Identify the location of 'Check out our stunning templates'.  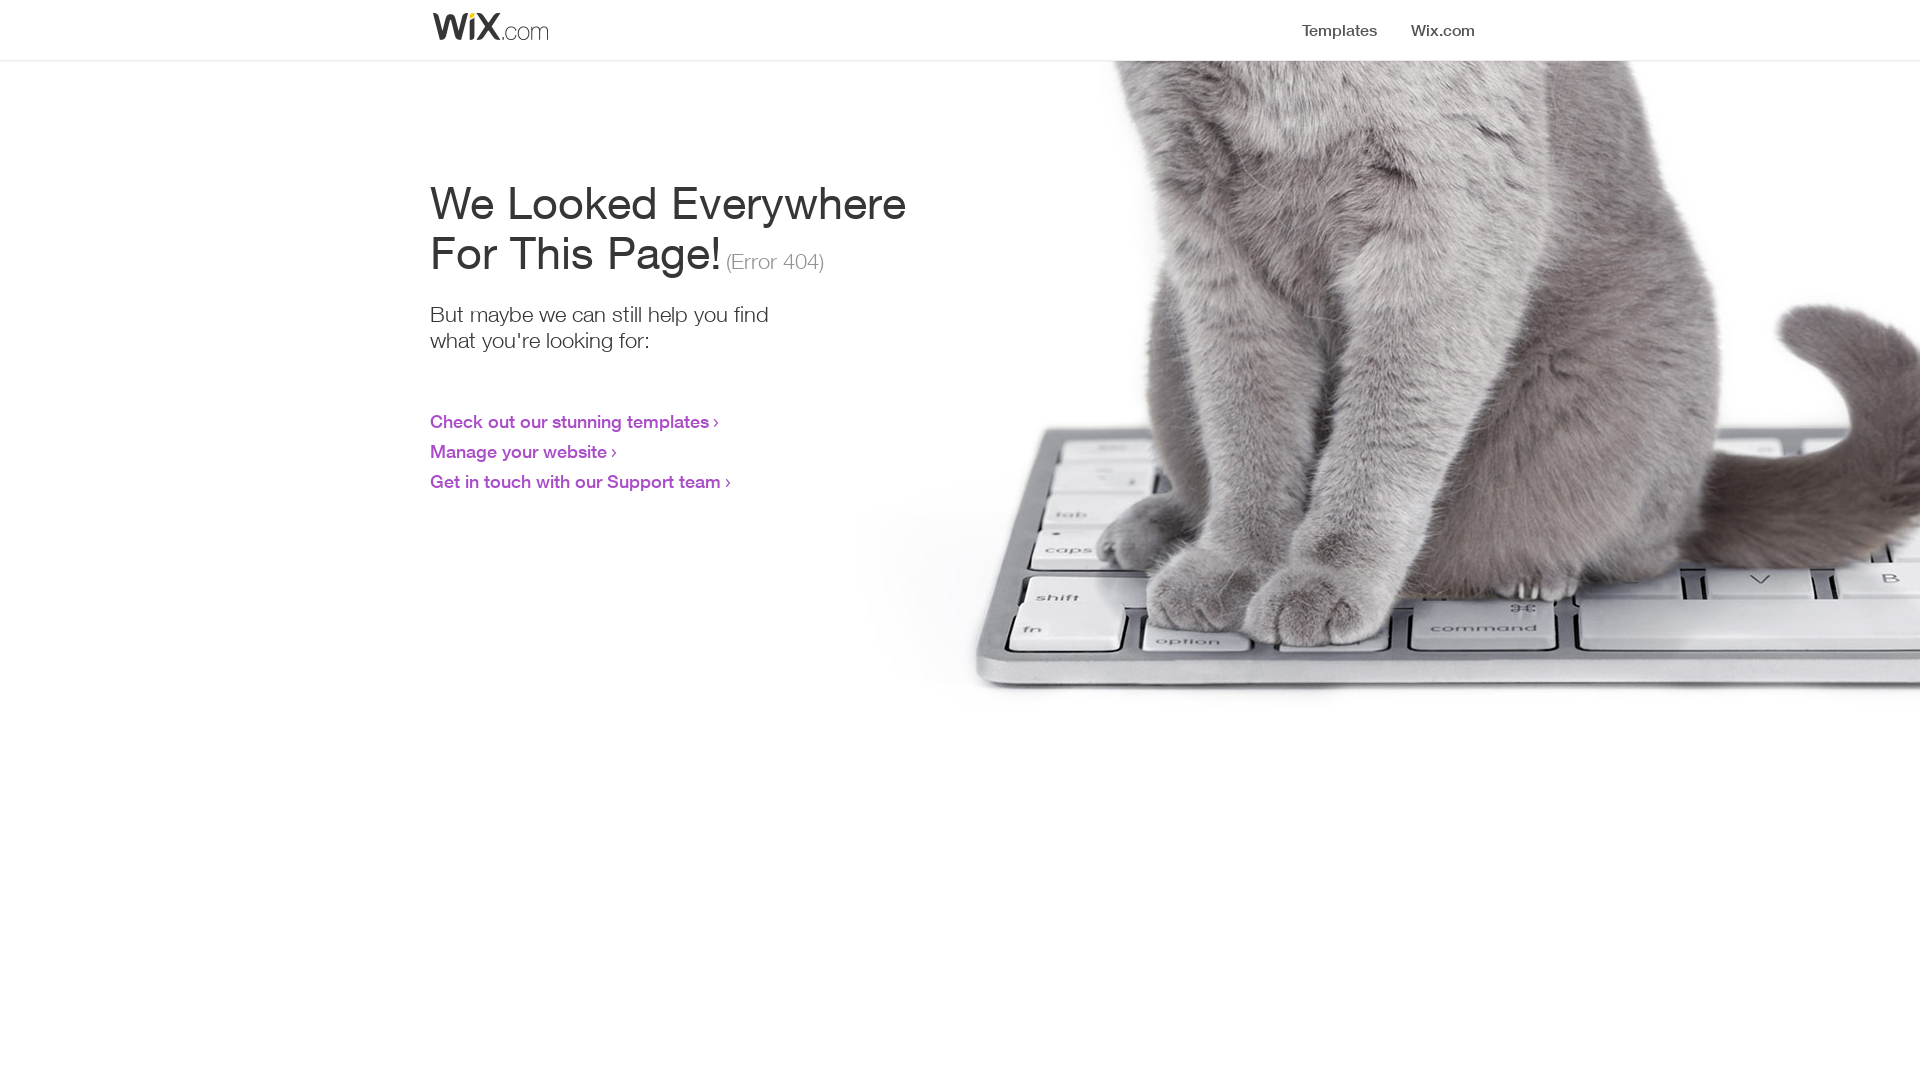
(568, 419).